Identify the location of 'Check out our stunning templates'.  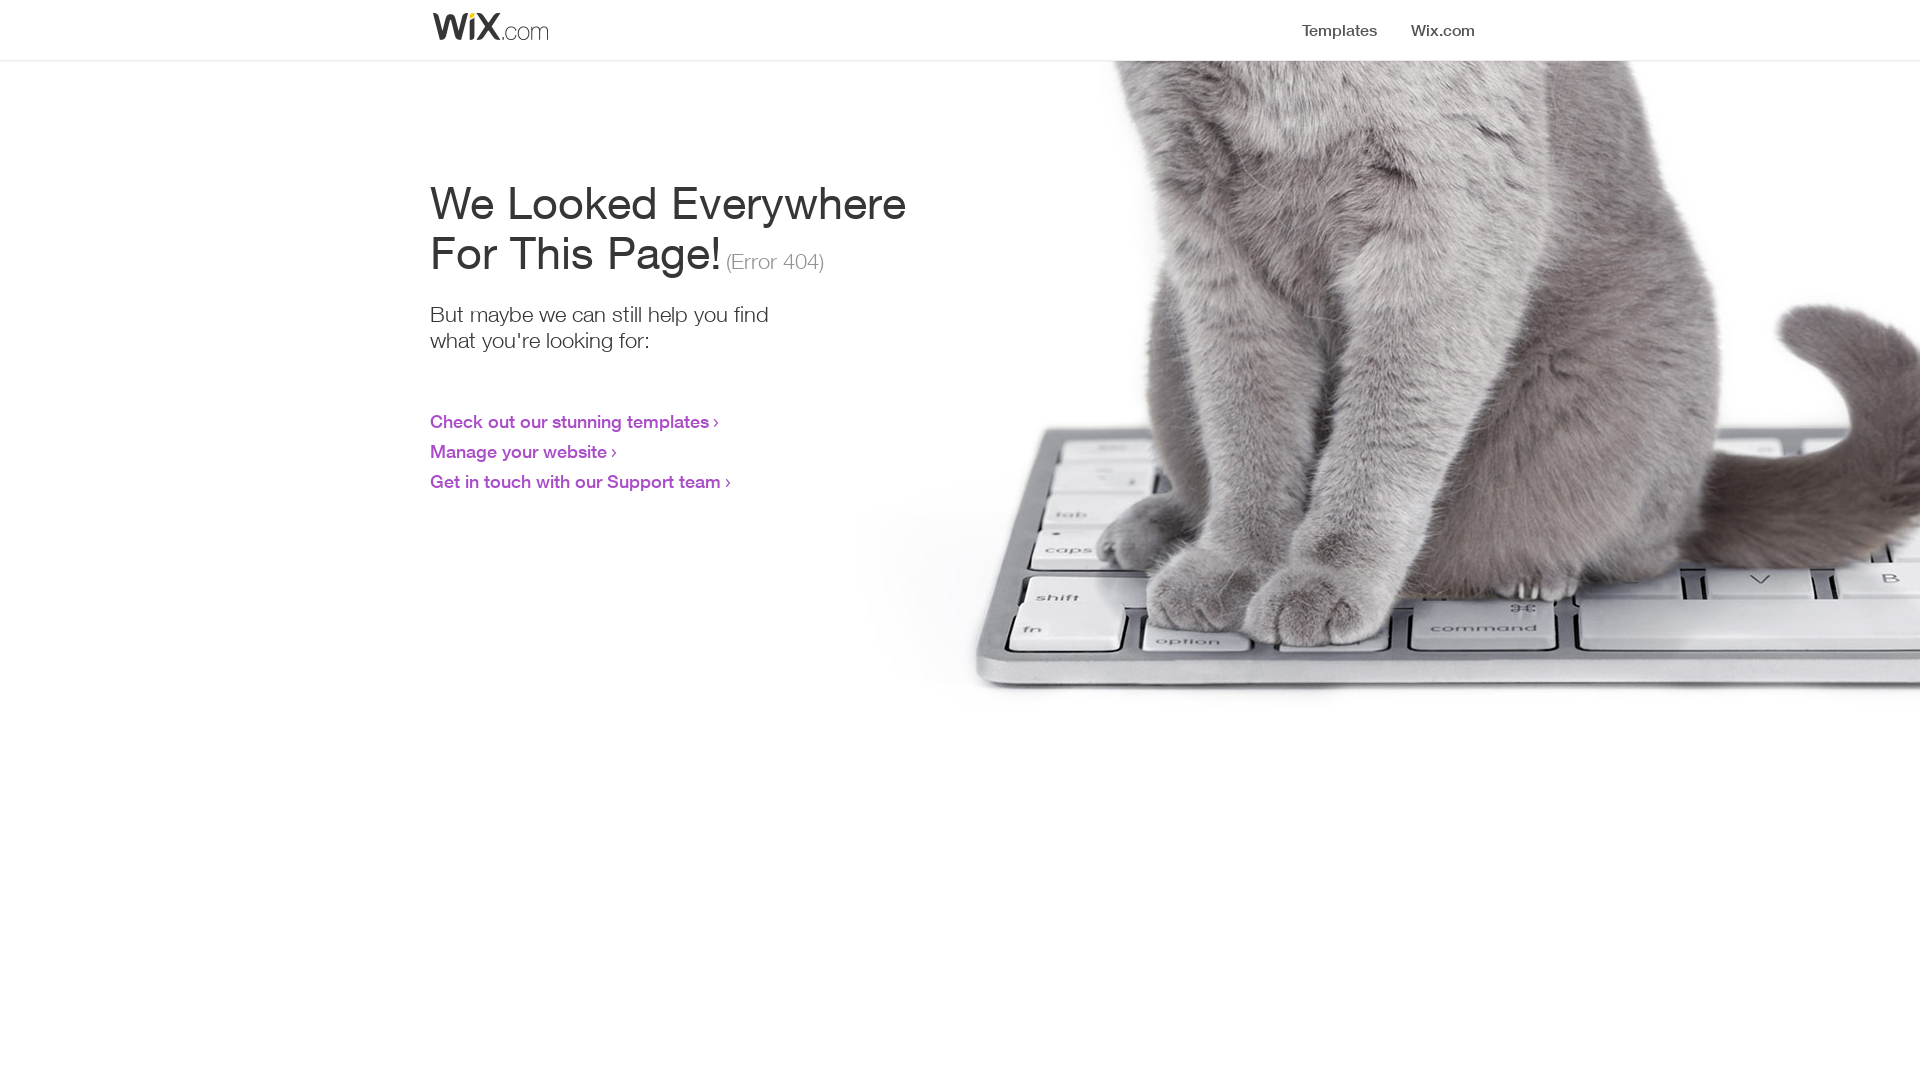
(568, 419).